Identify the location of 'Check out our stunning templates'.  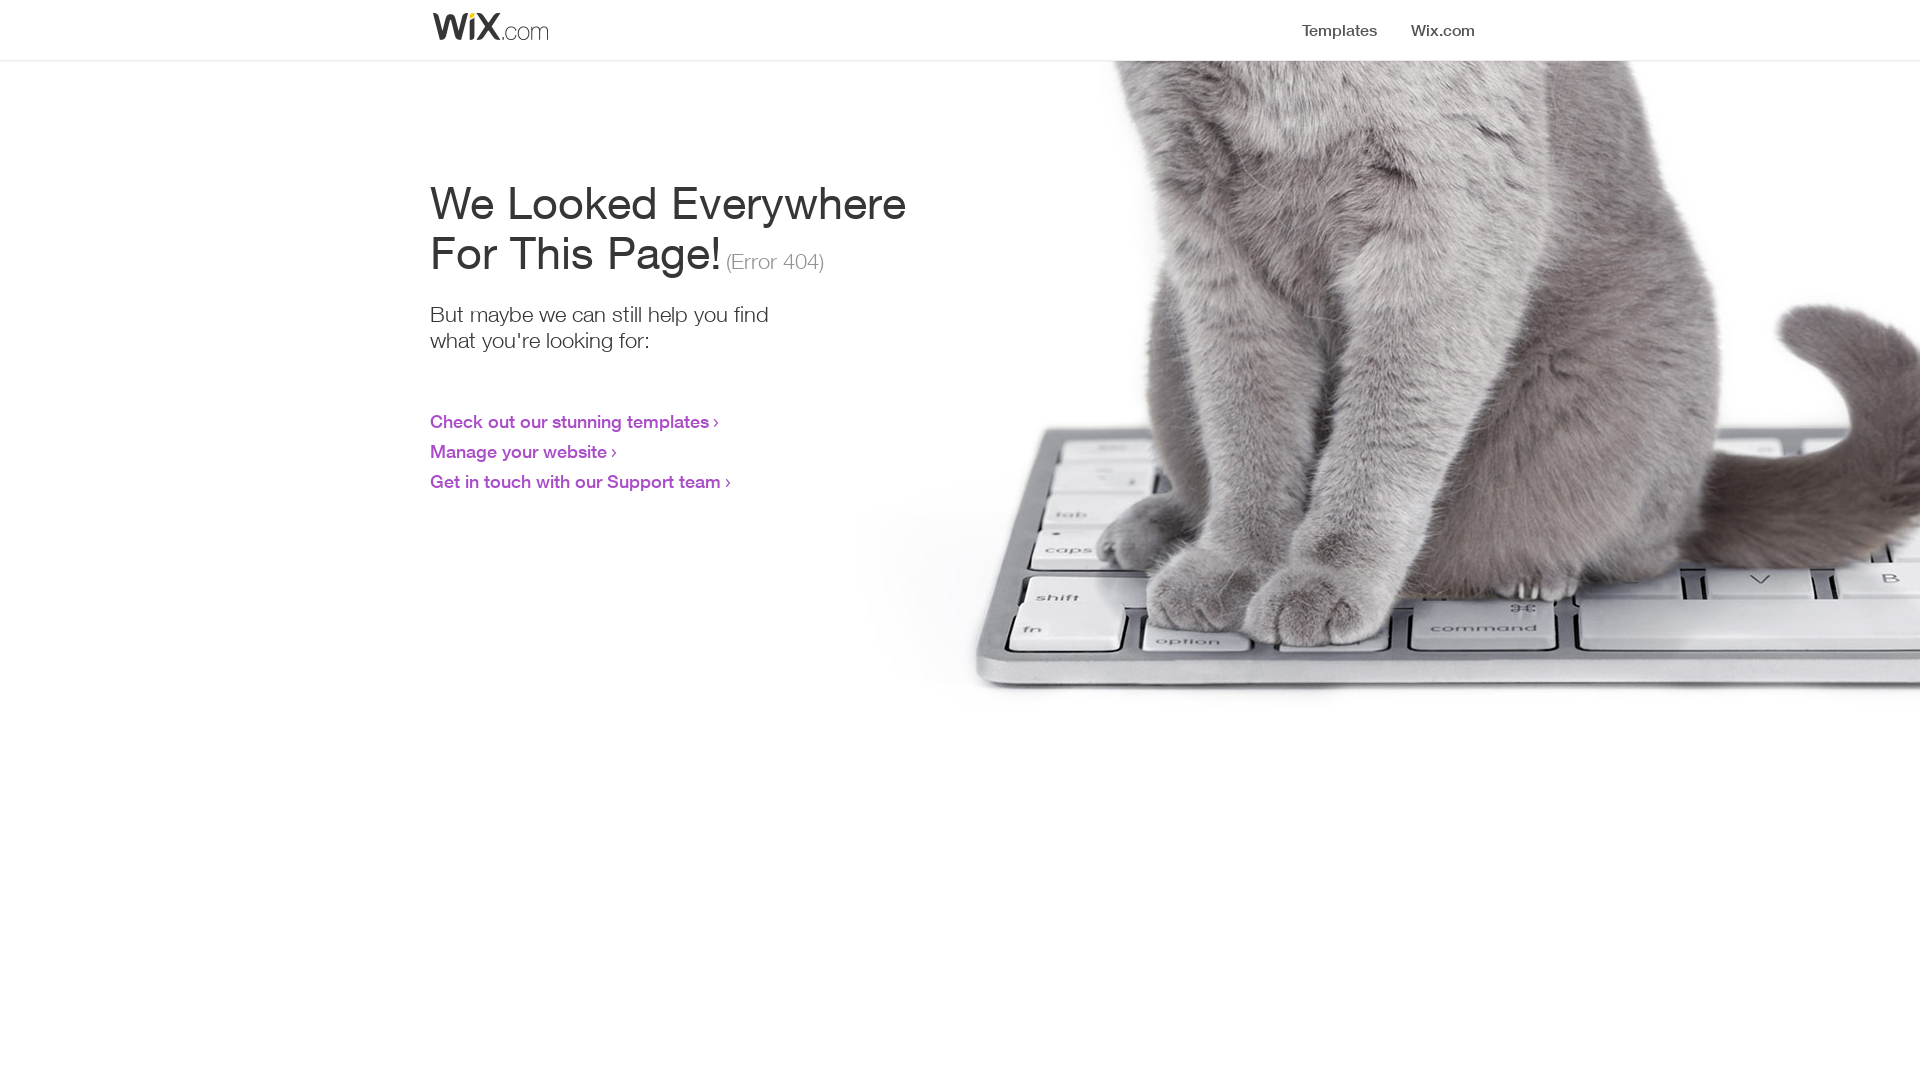
(568, 419).